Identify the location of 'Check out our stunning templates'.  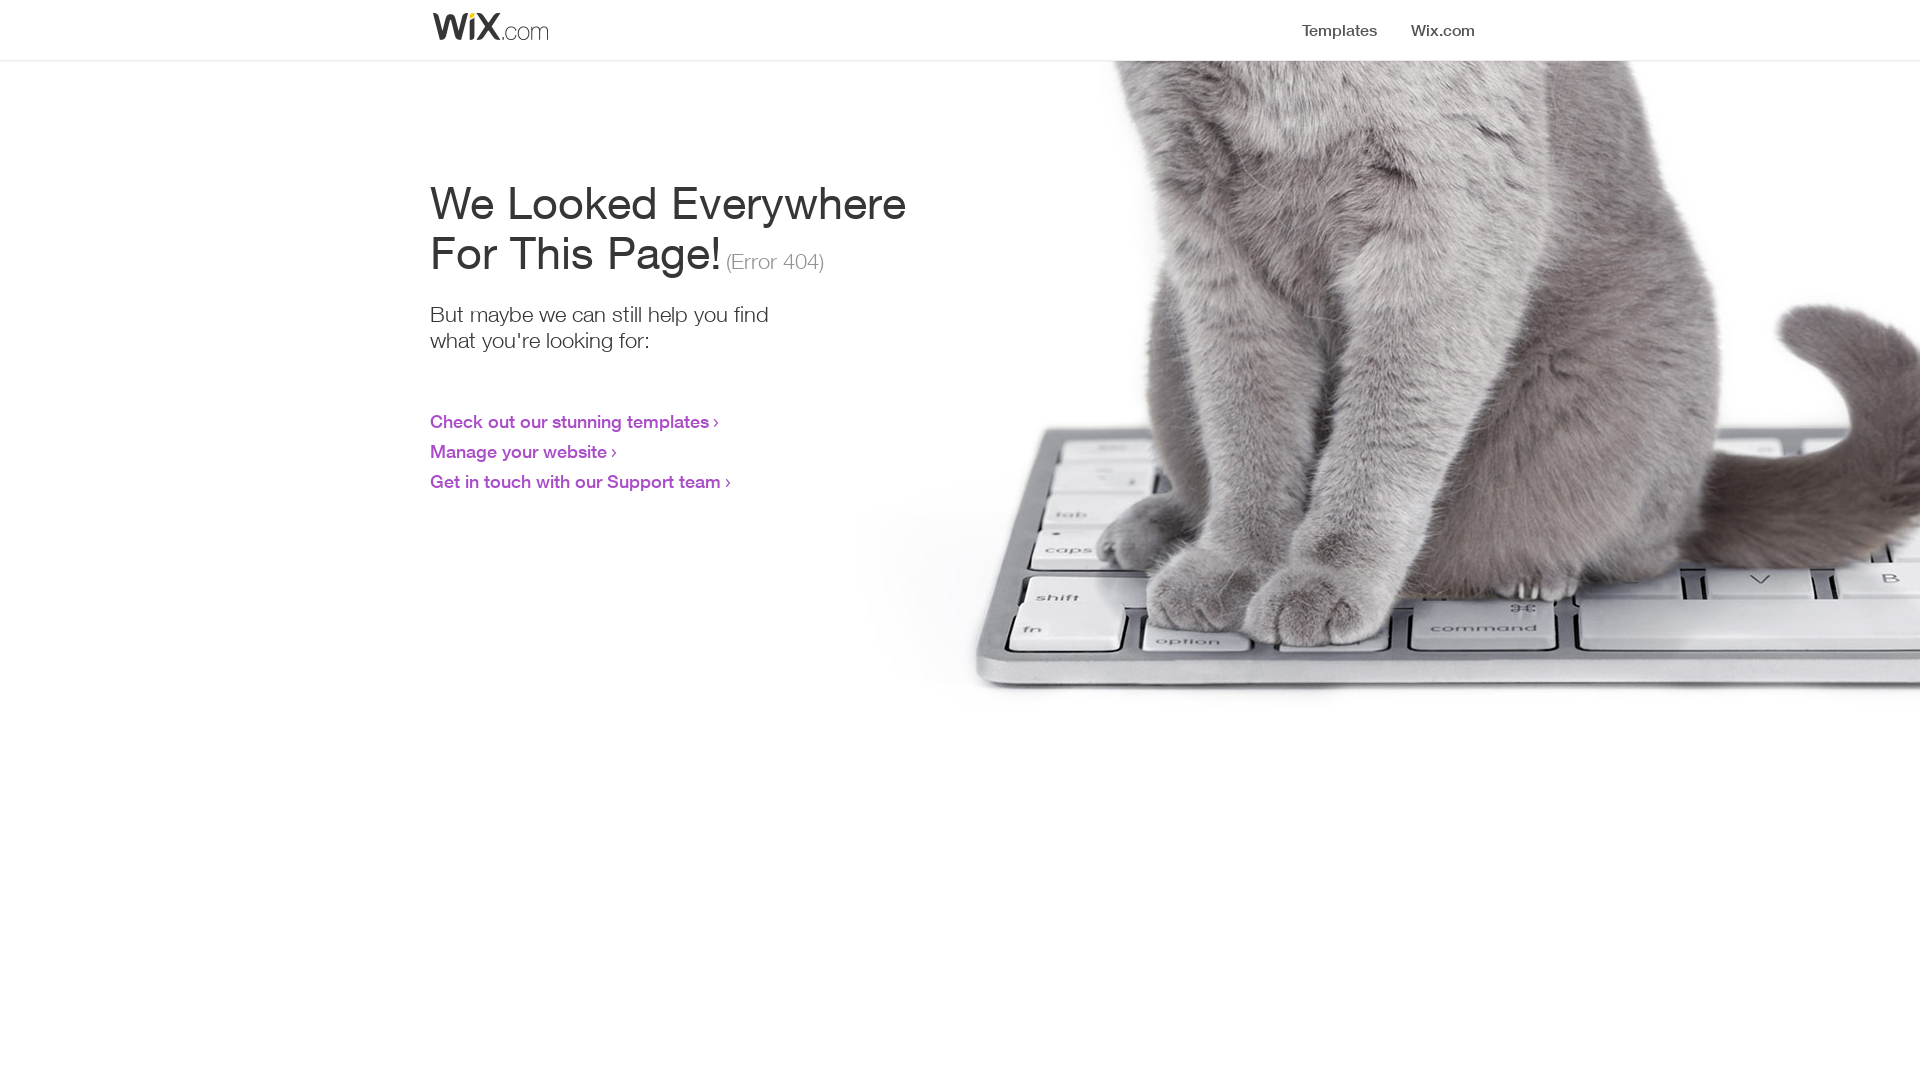
(568, 419).